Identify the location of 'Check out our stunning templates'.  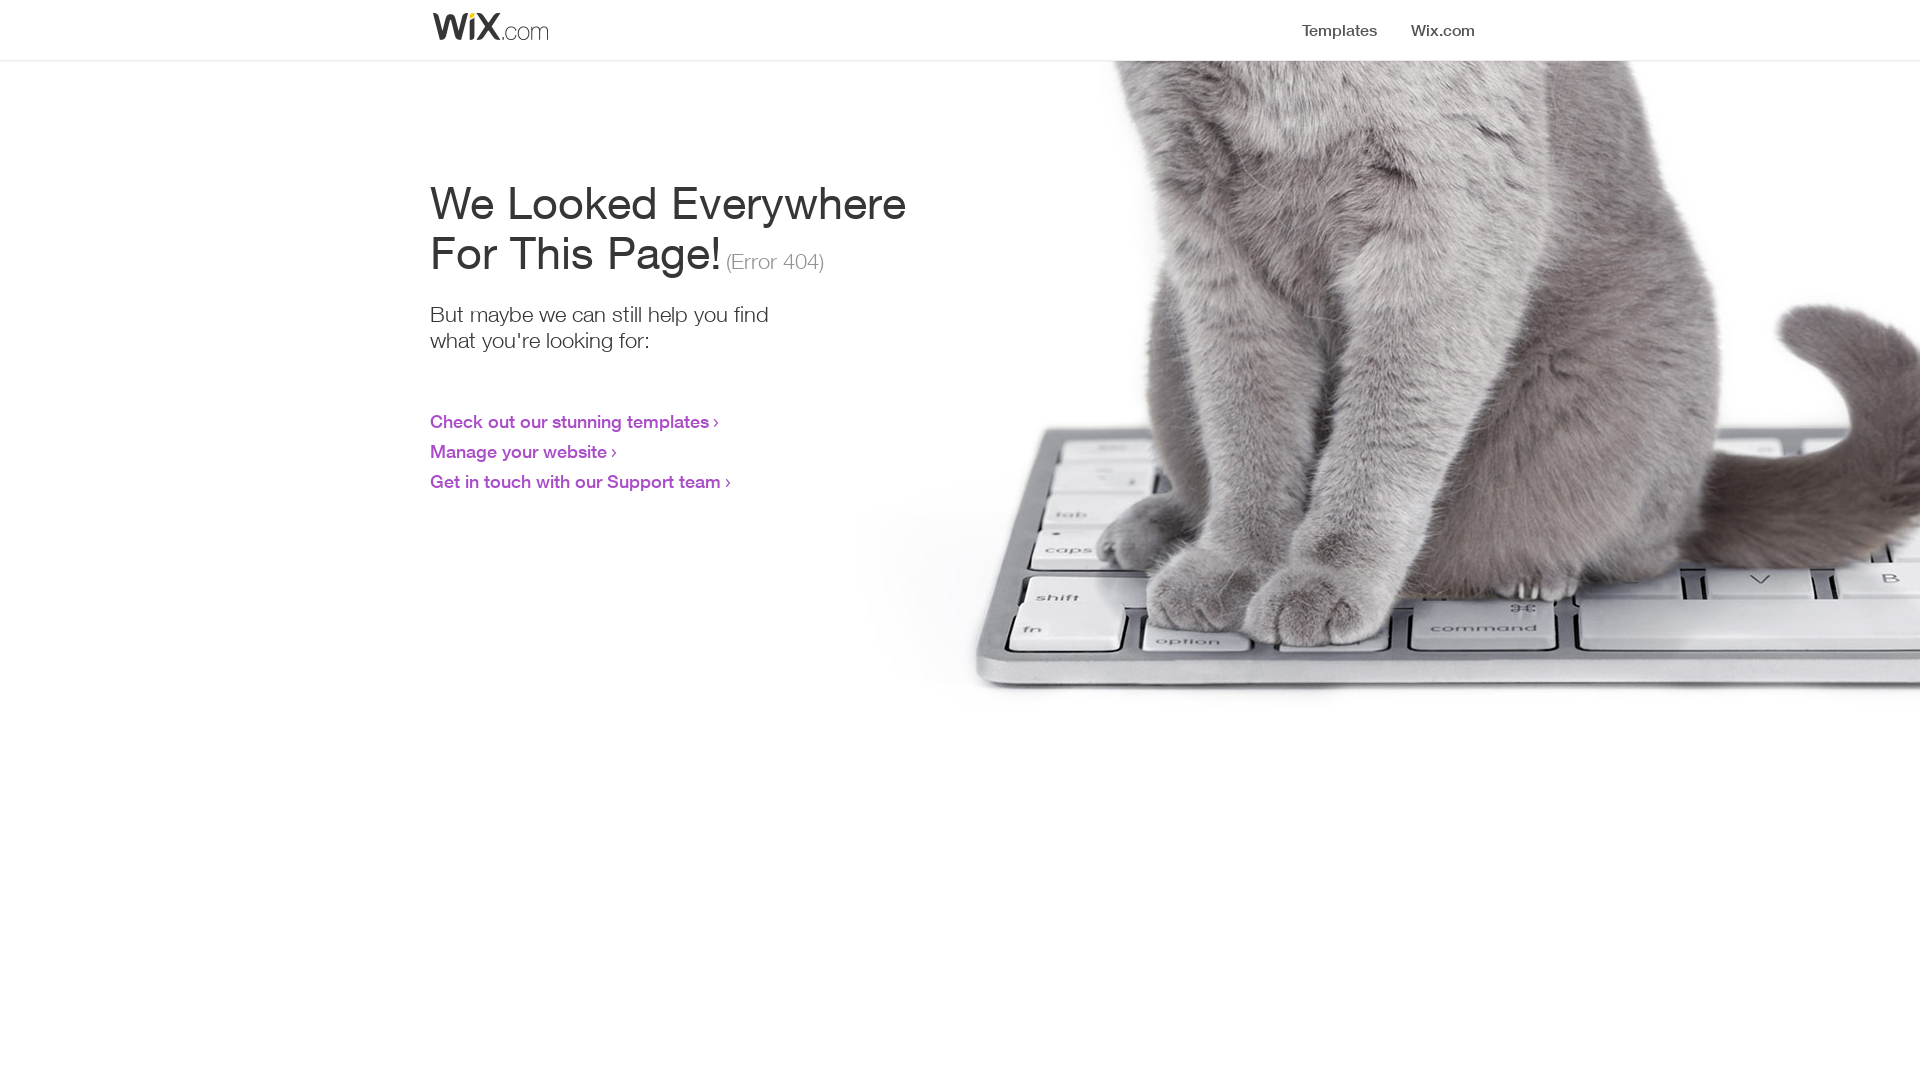
(568, 419).